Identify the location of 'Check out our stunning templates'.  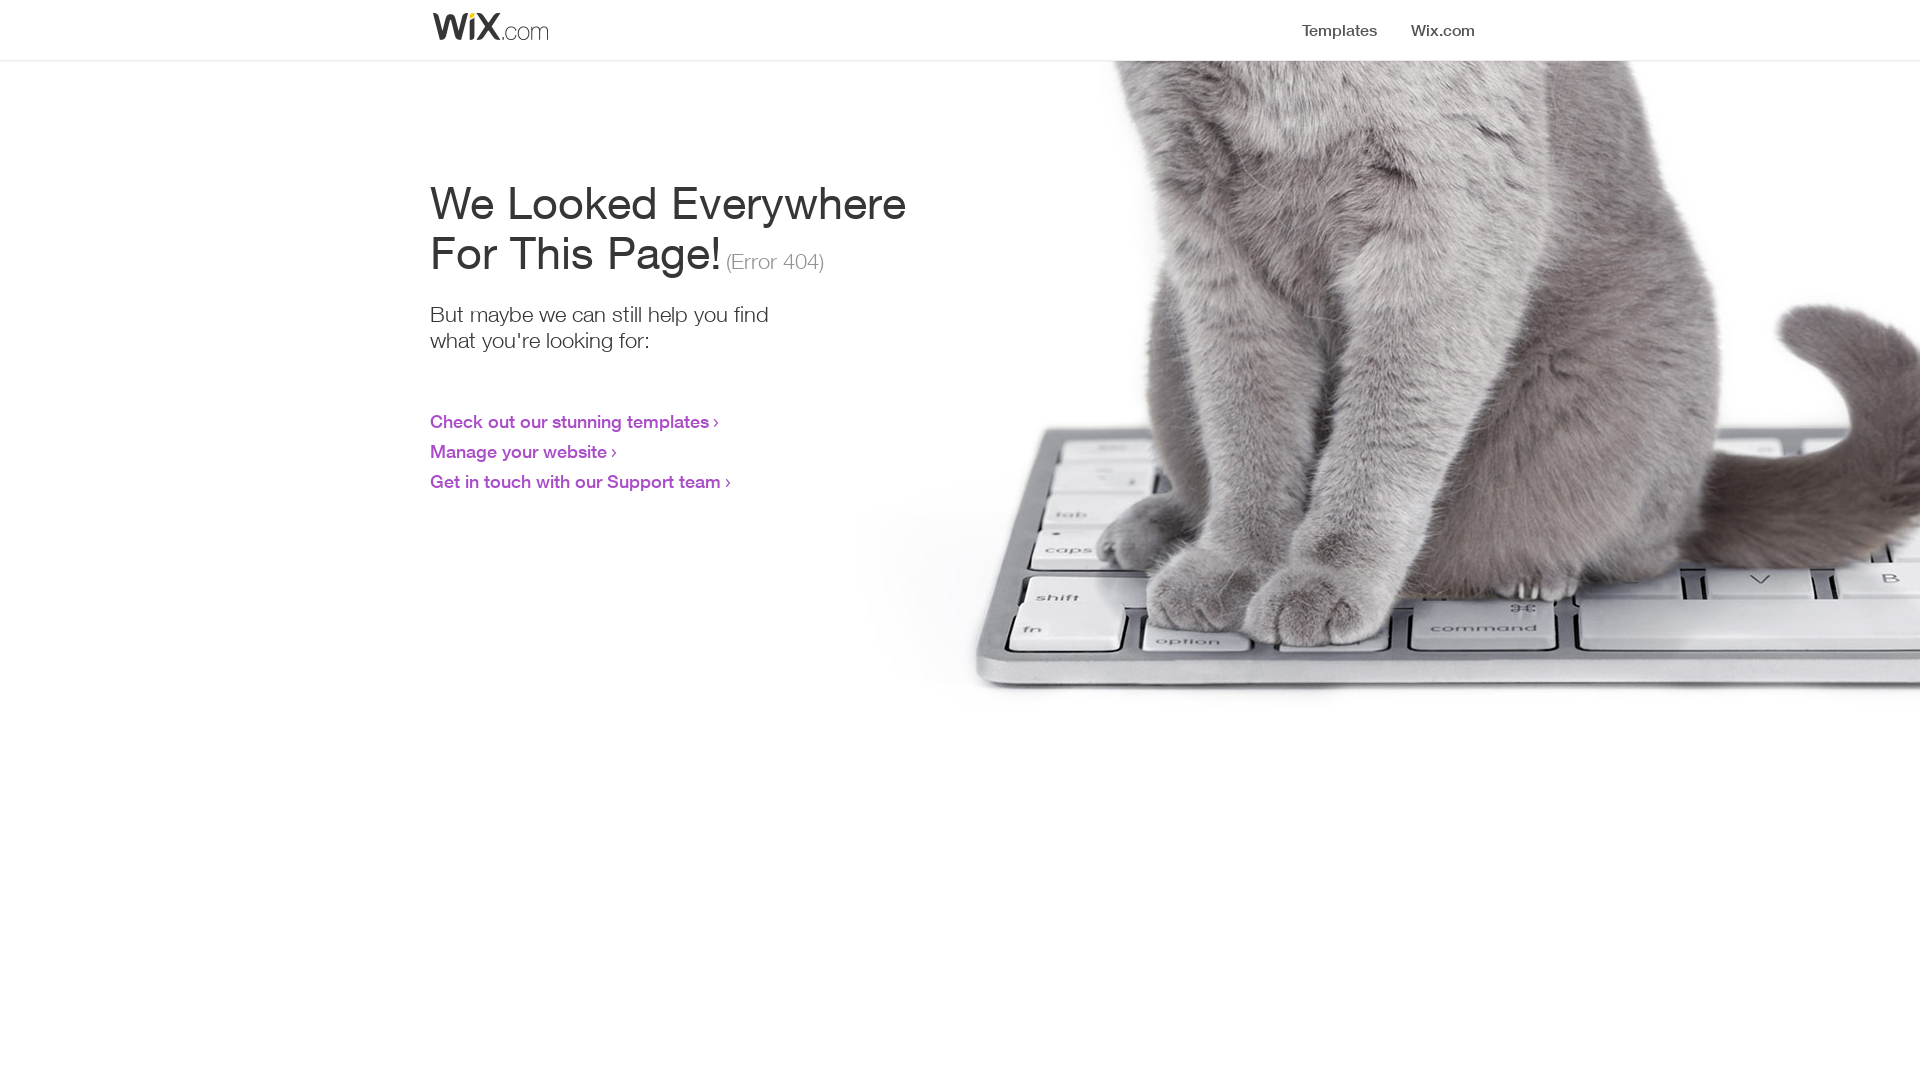
(568, 419).